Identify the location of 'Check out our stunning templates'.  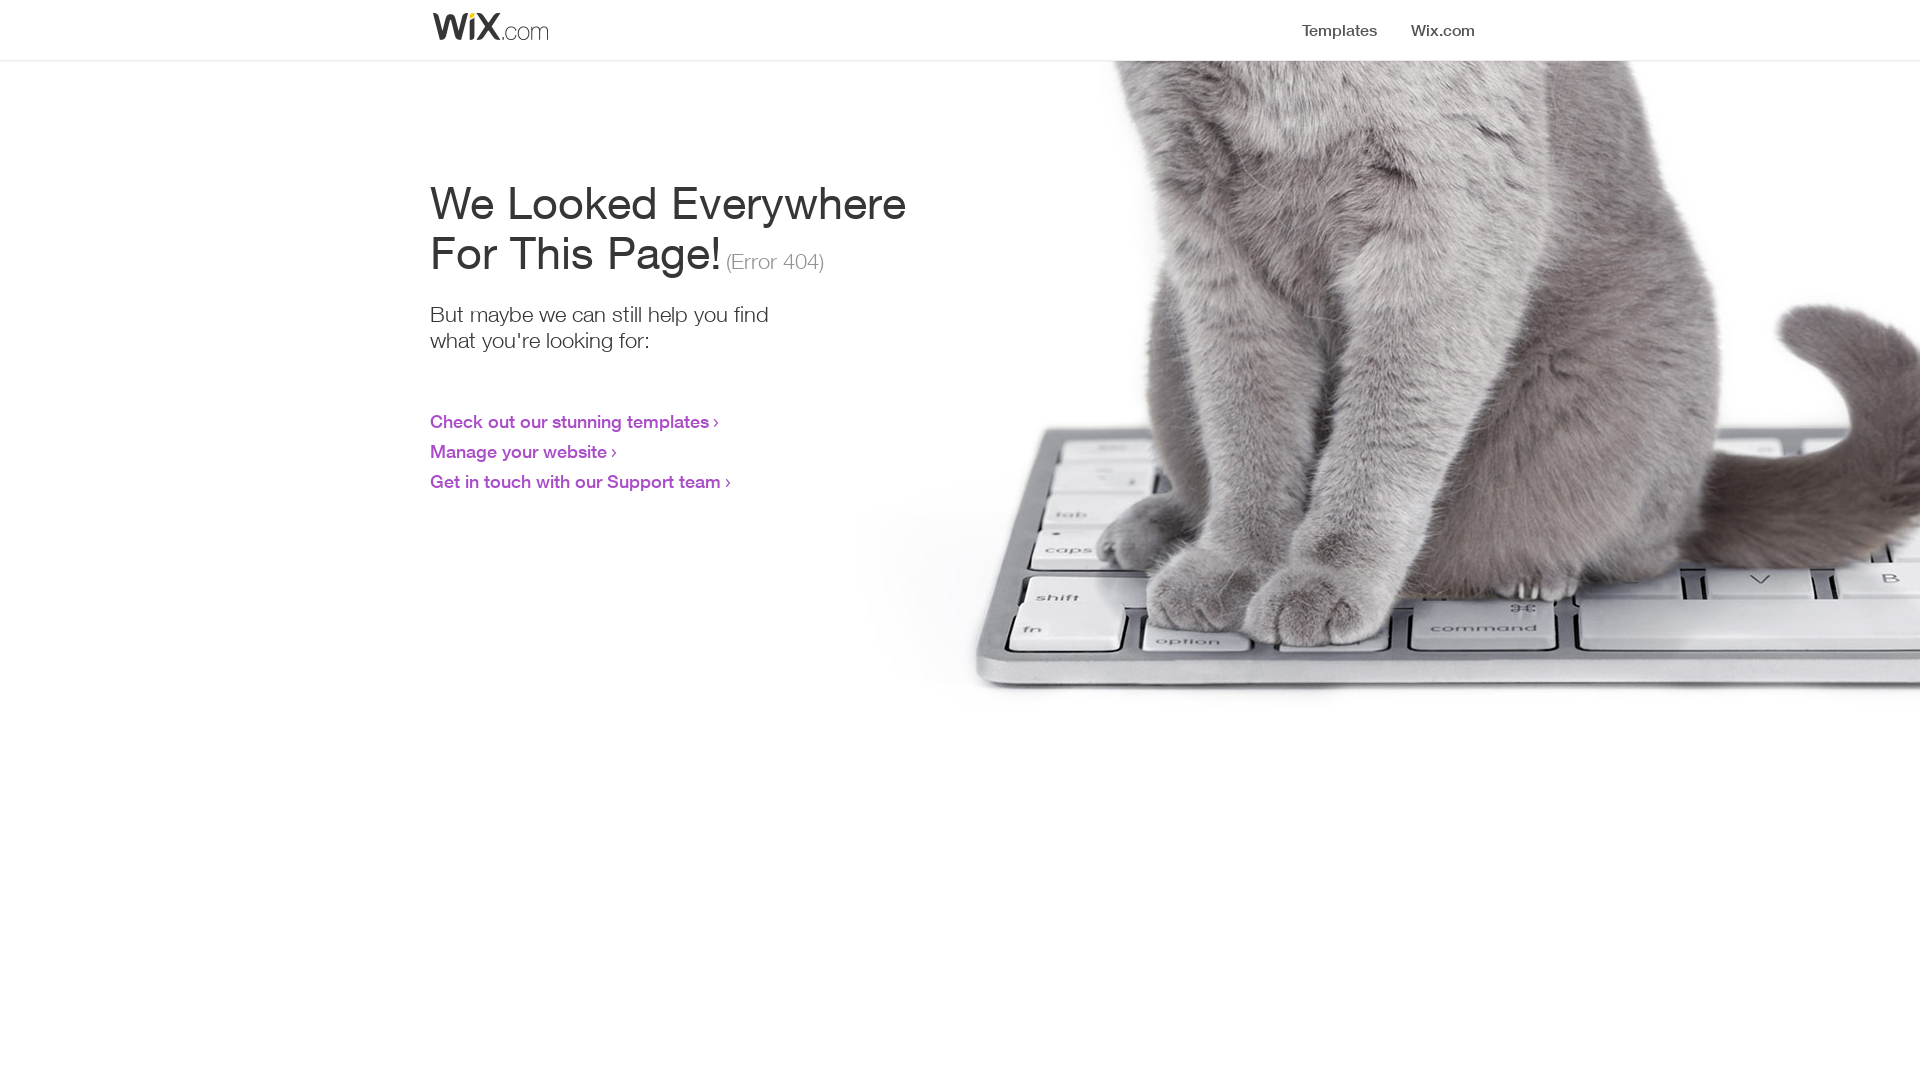
(568, 419).